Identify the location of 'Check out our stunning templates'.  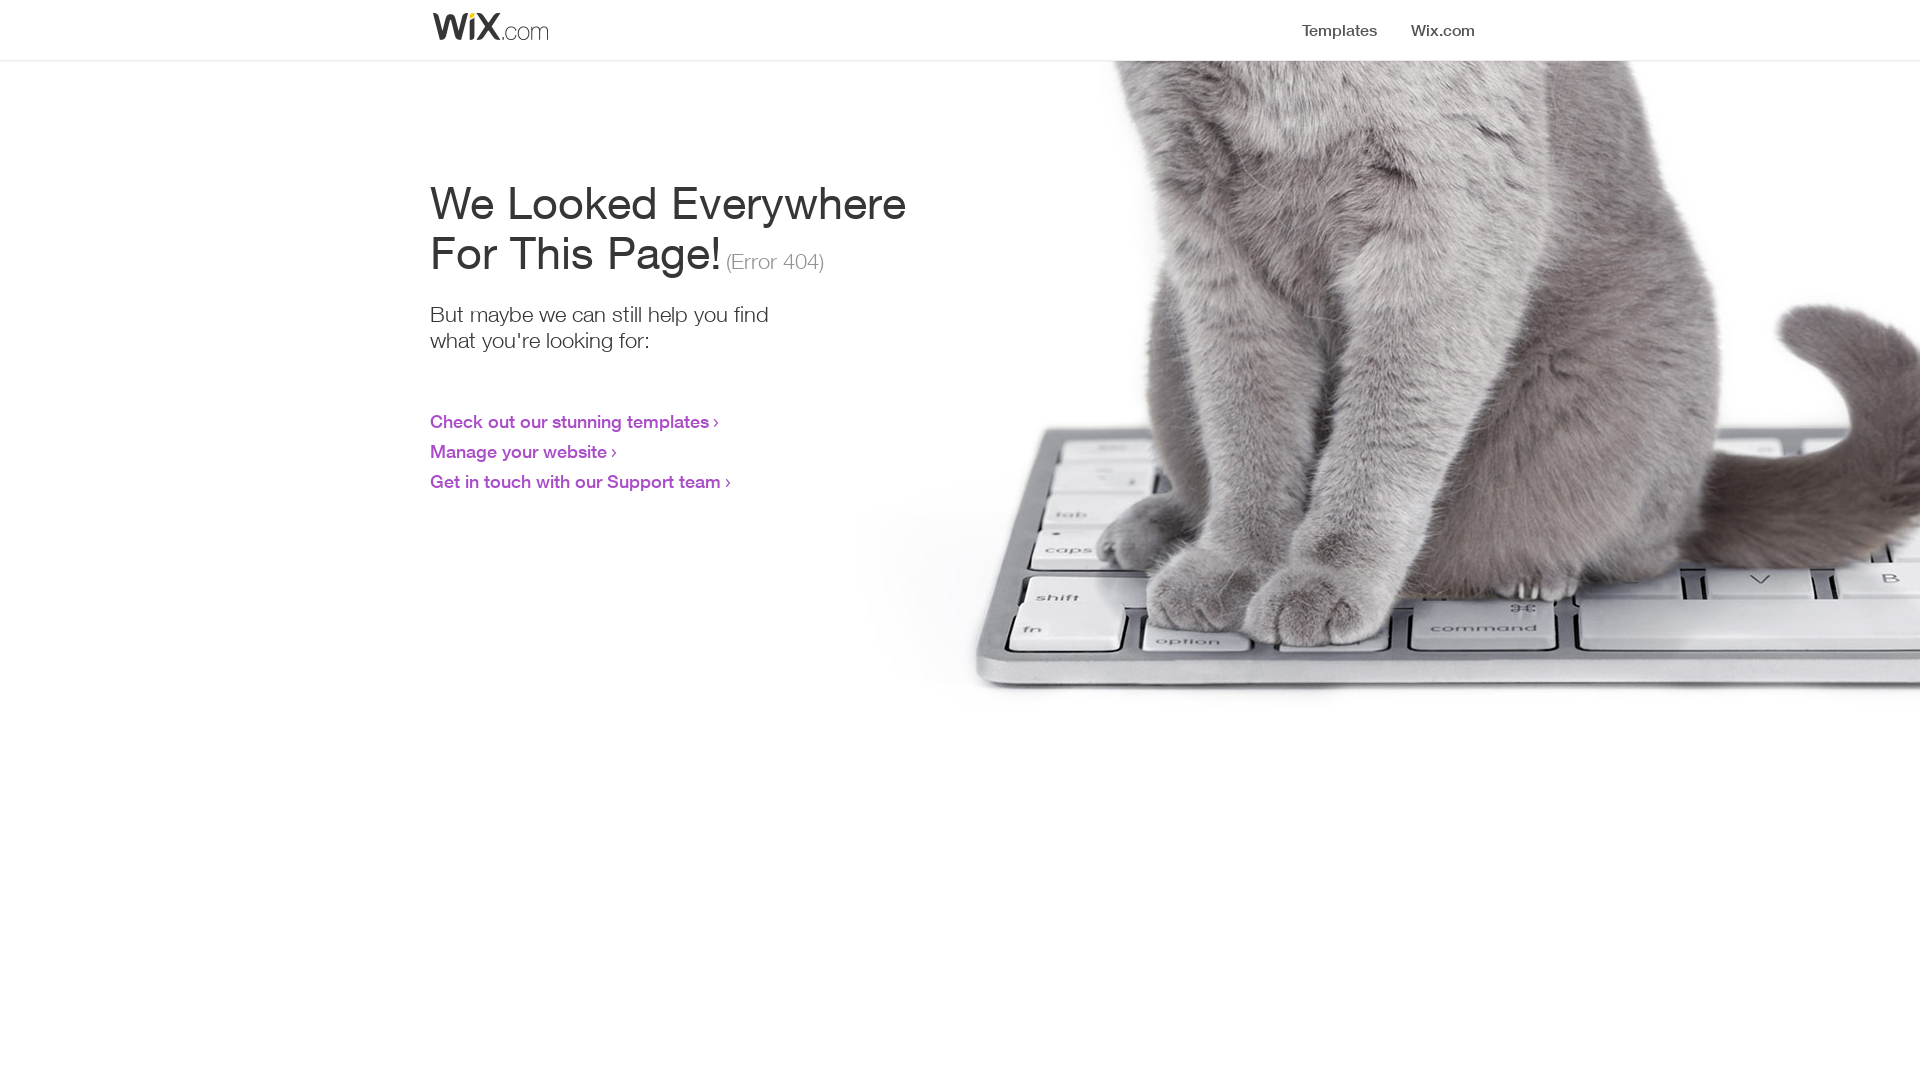
(568, 419).